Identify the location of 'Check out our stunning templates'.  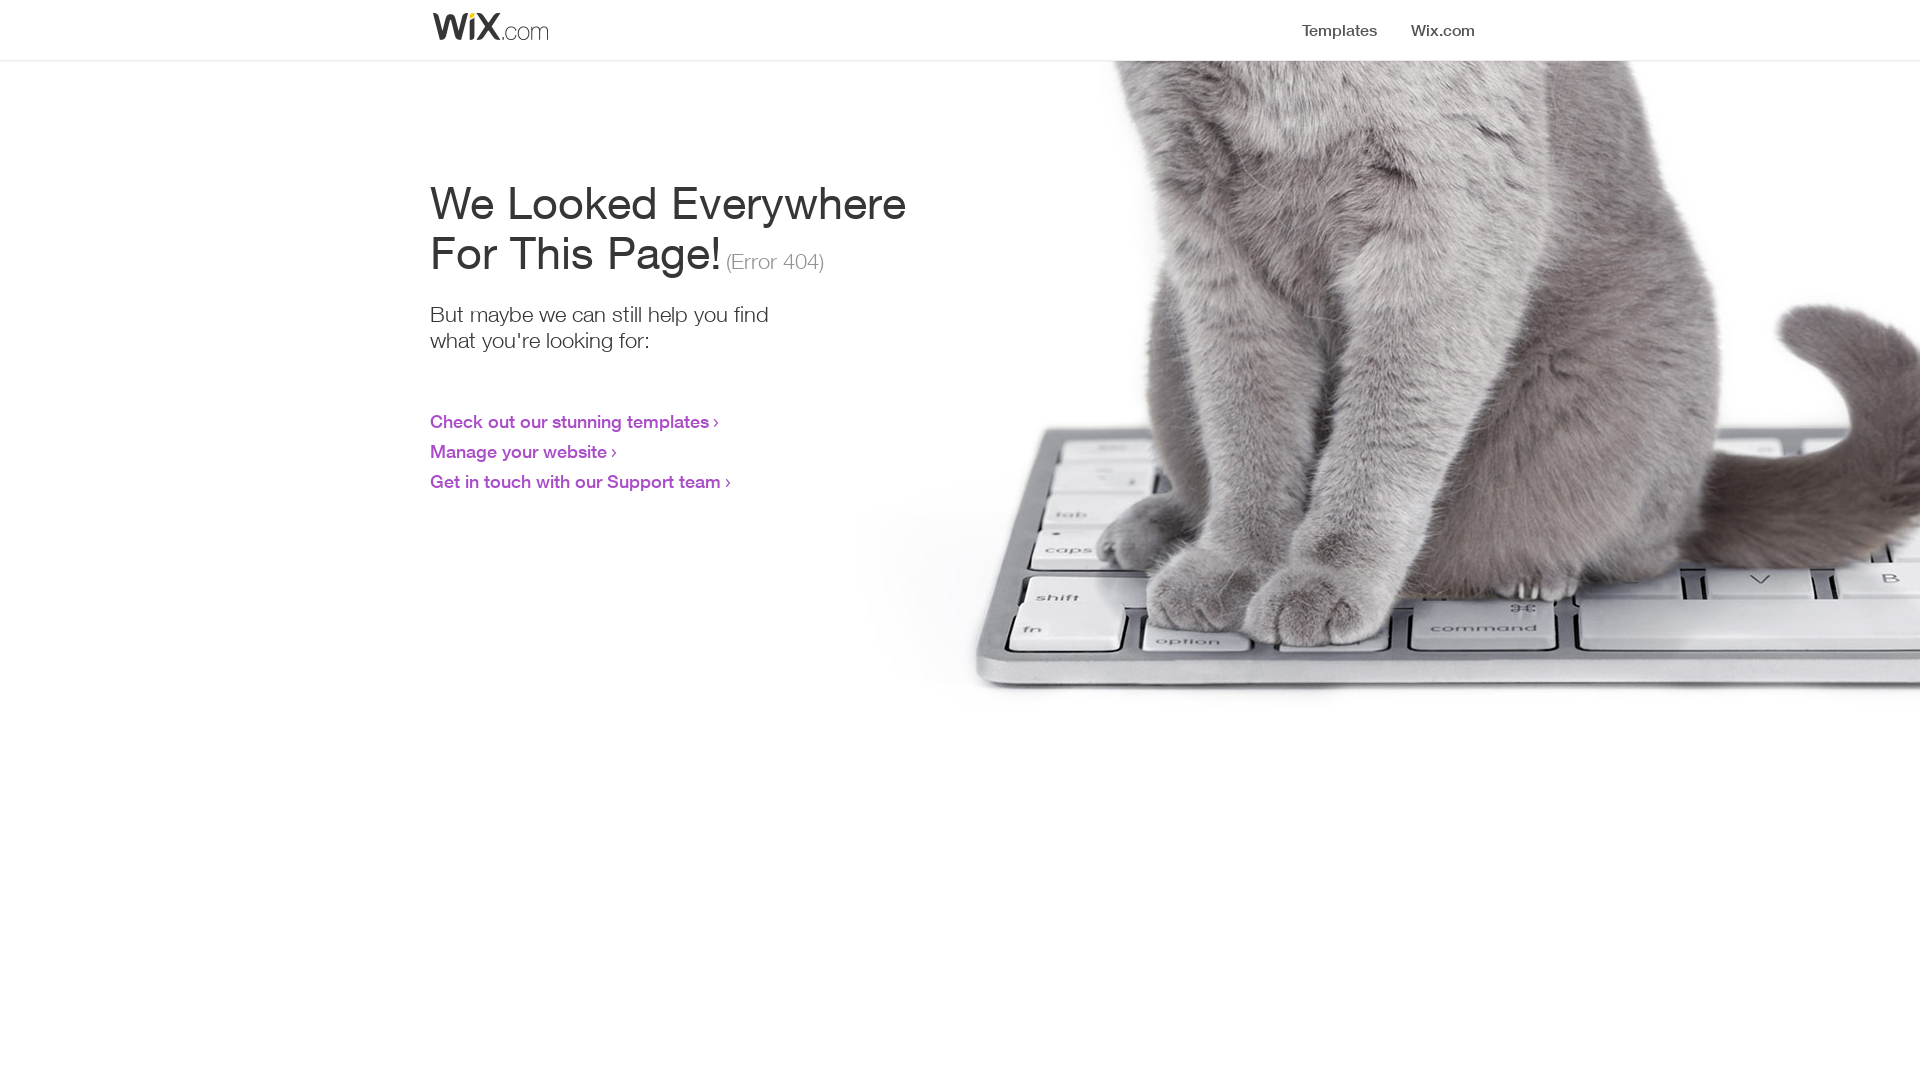
(568, 419).